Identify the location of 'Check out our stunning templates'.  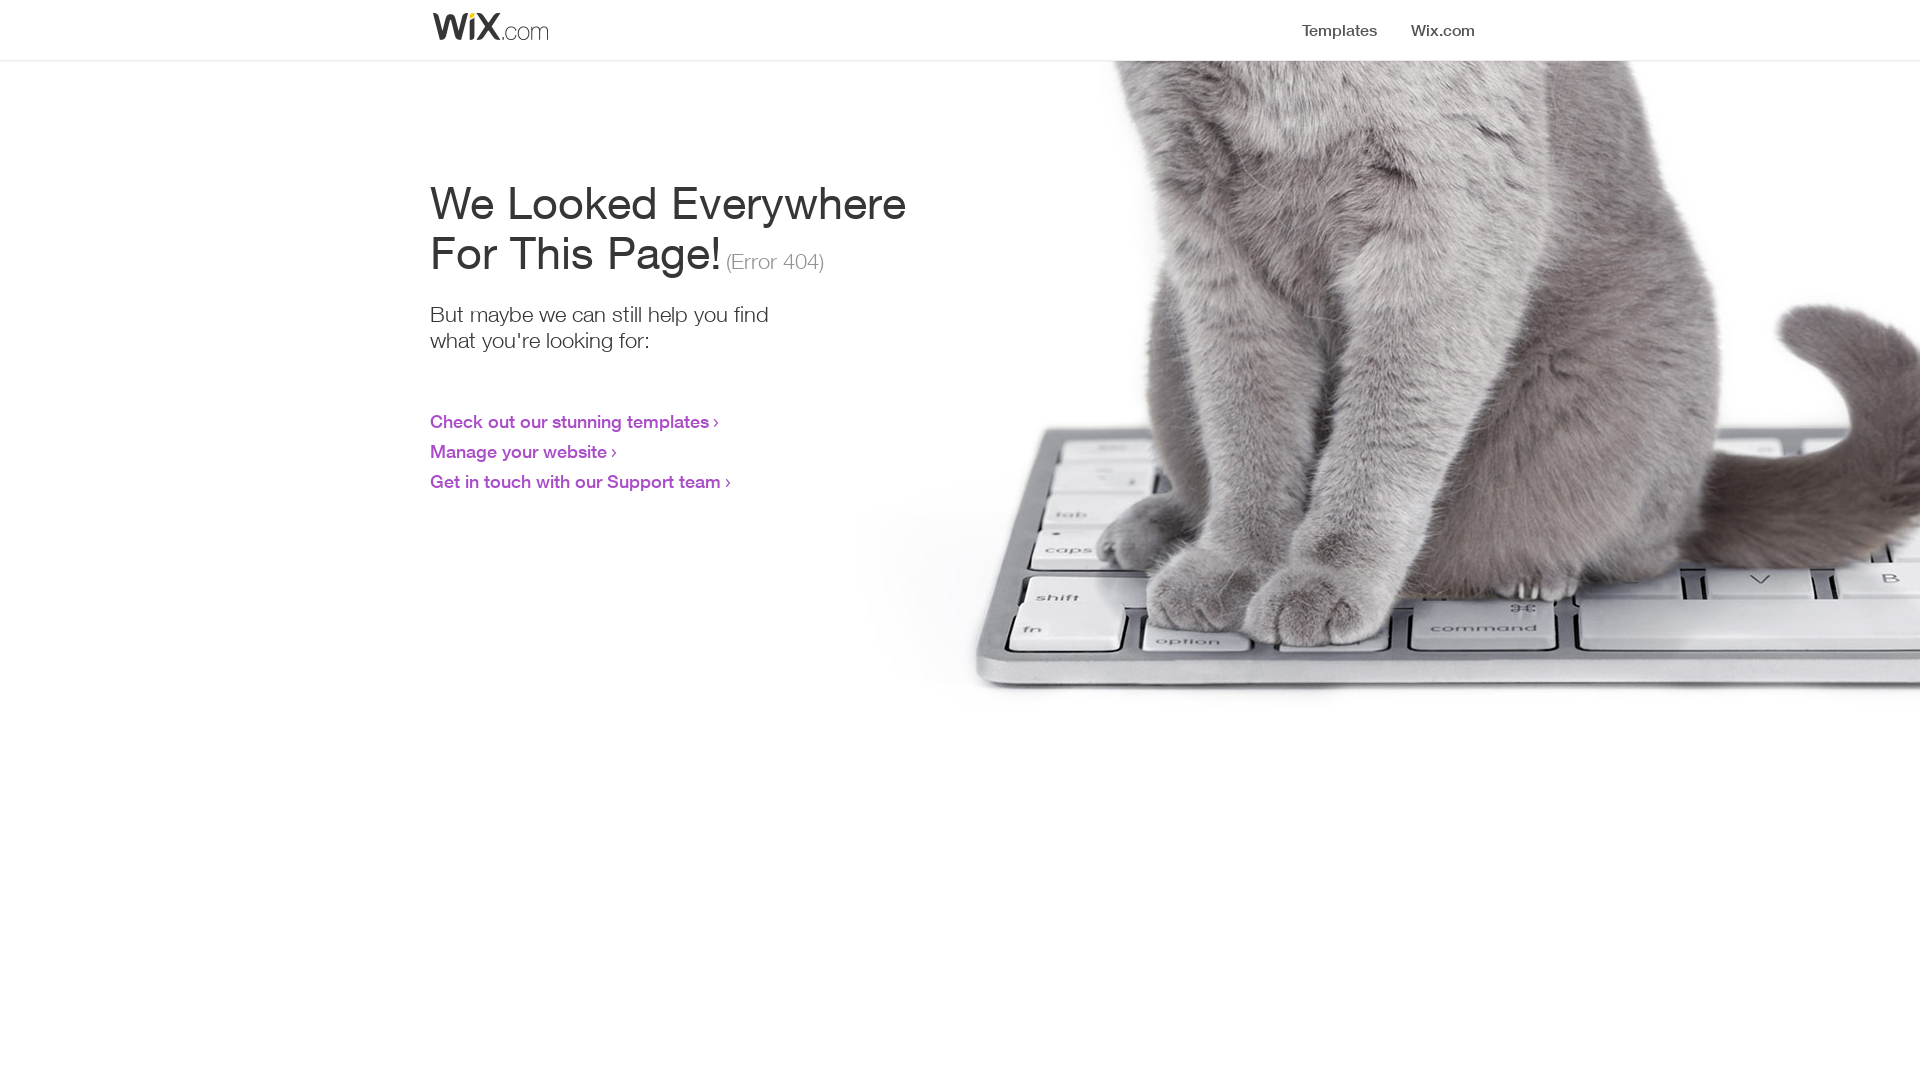
(568, 419).